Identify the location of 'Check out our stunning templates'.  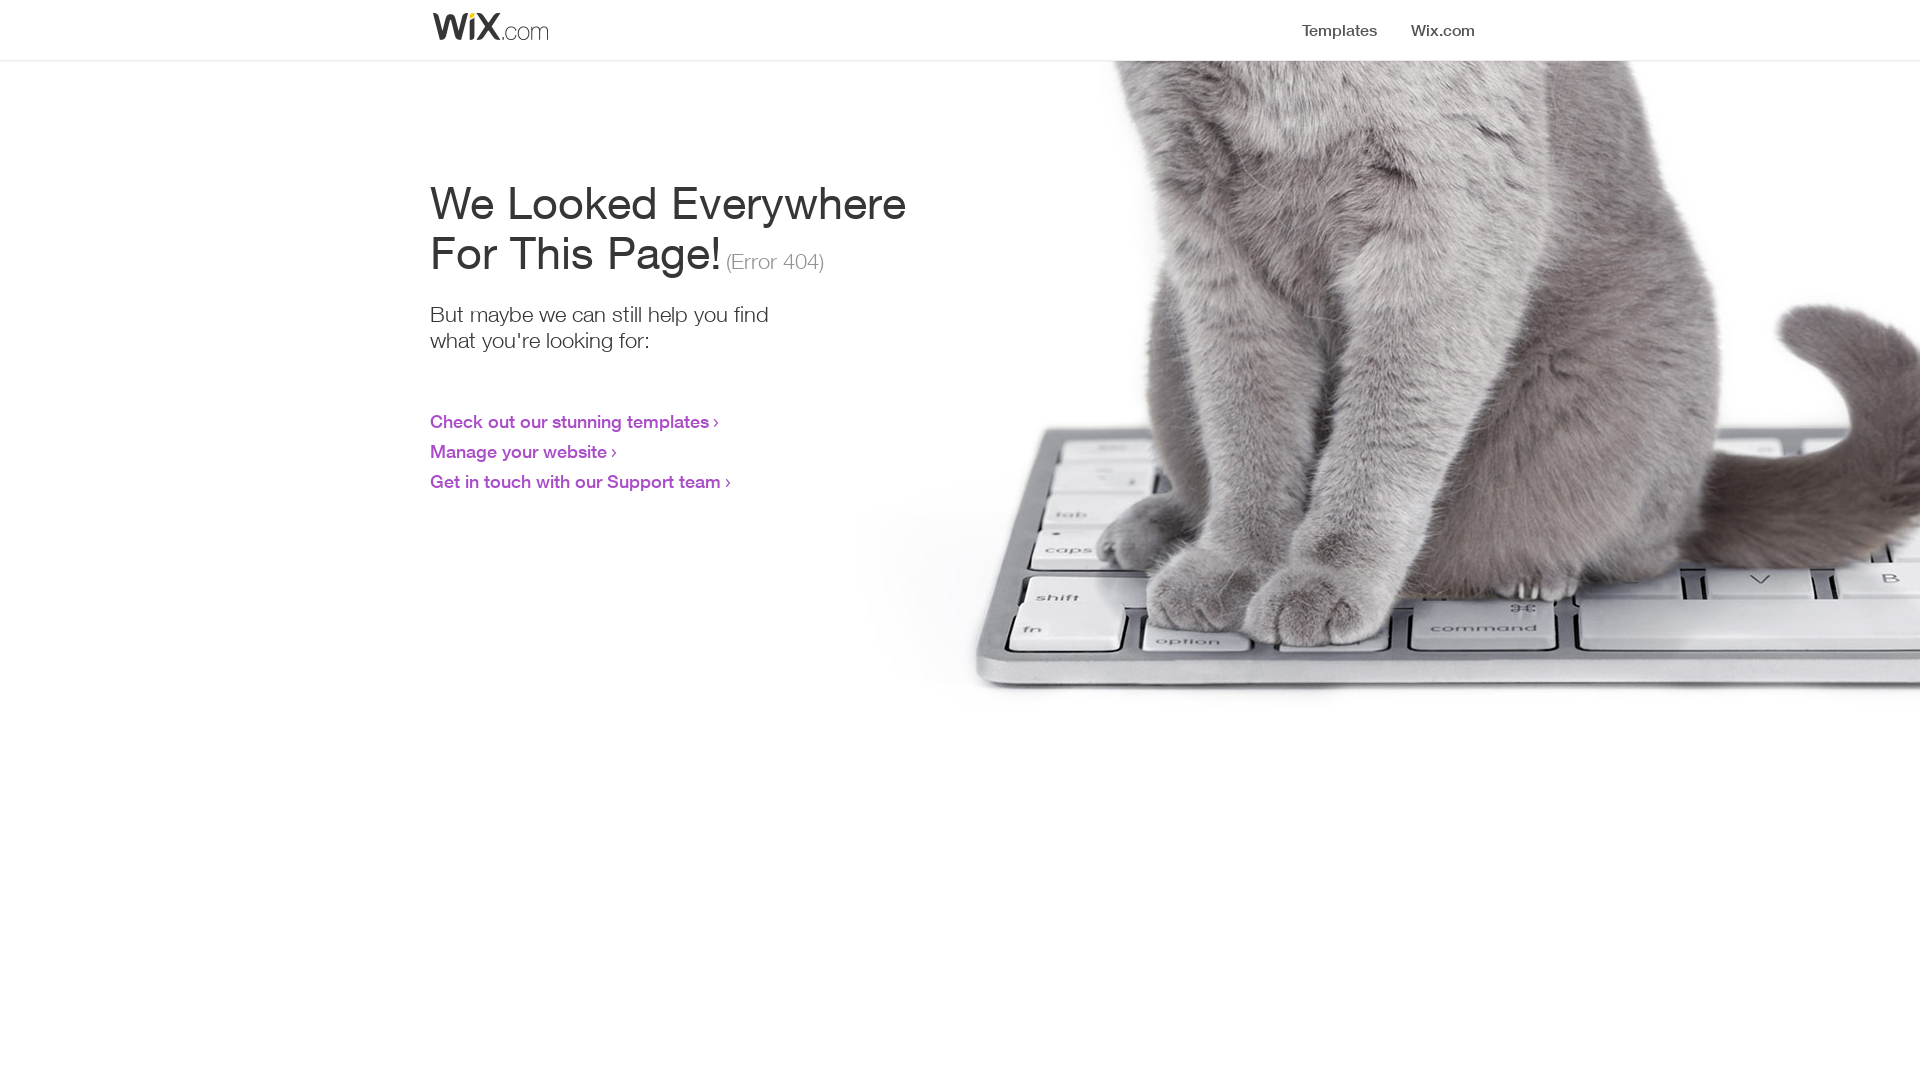
(568, 419).